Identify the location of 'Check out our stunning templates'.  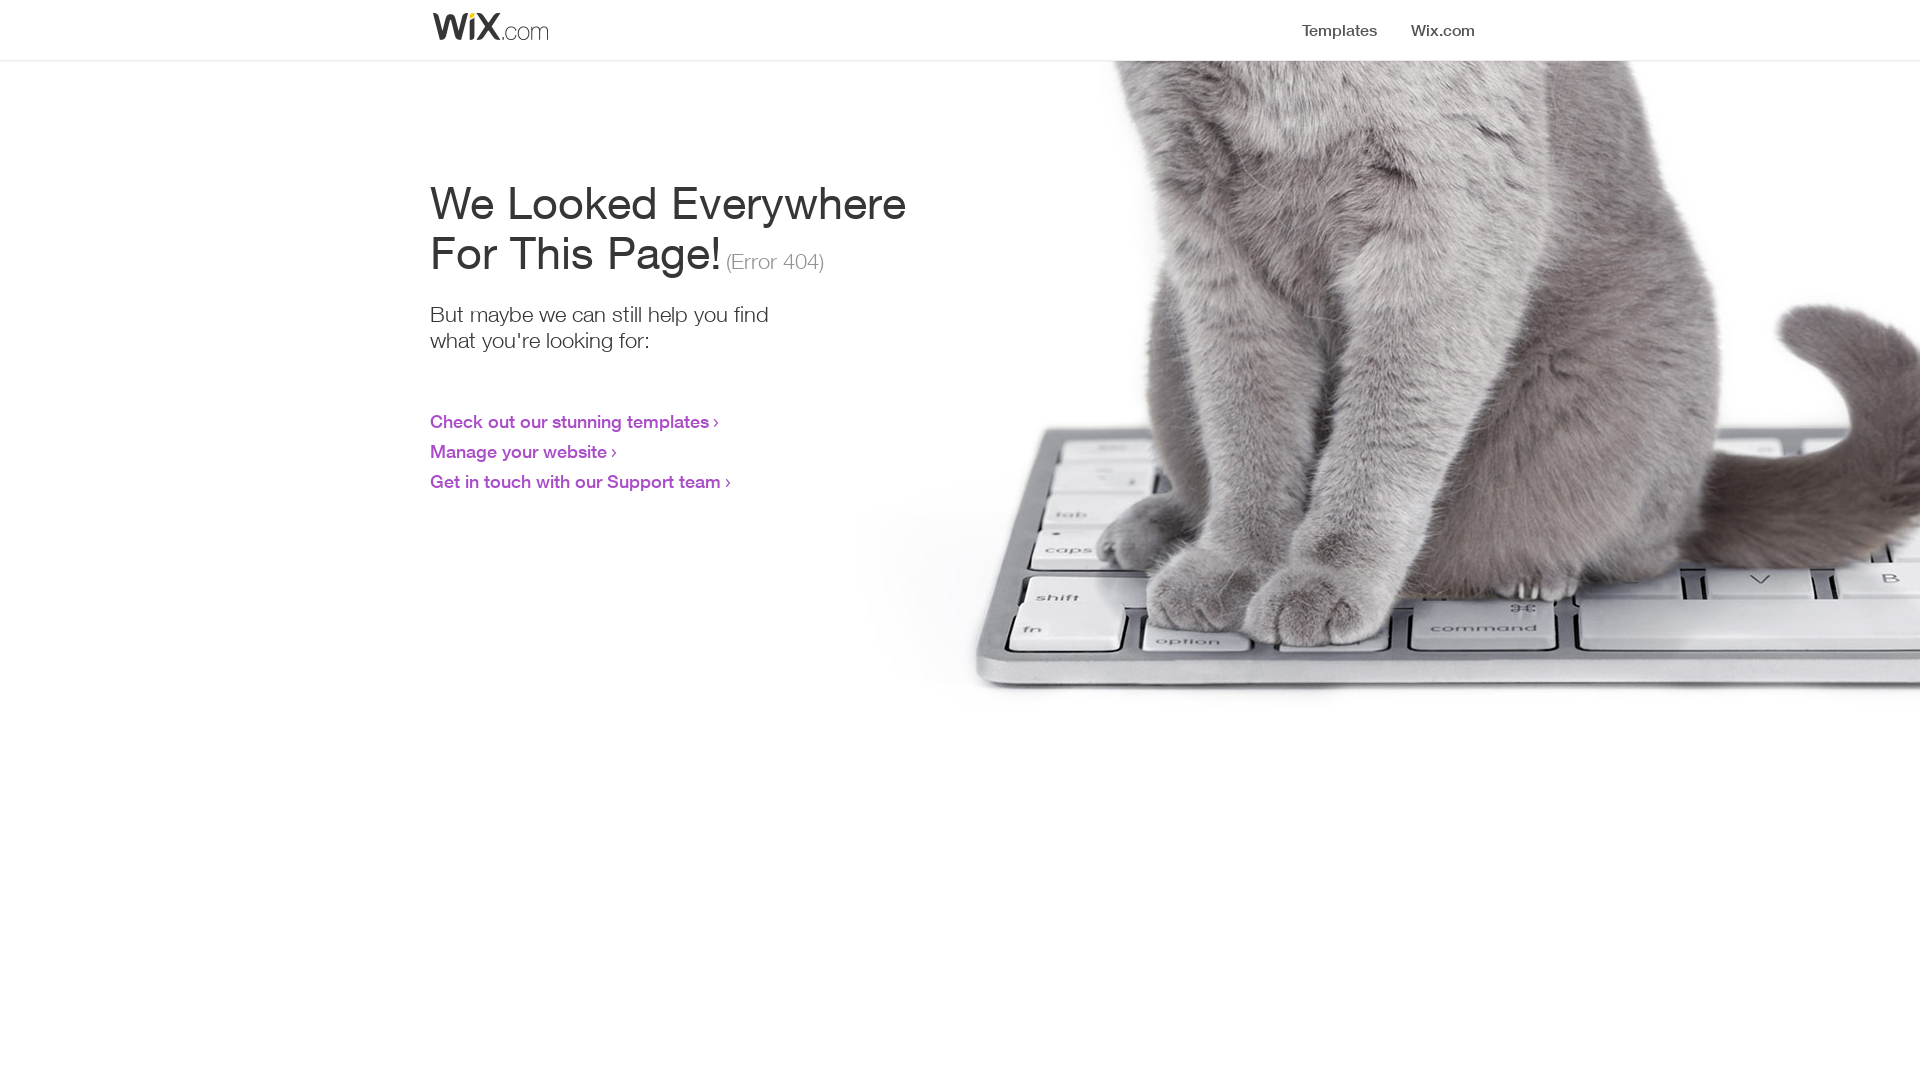
(568, 419).